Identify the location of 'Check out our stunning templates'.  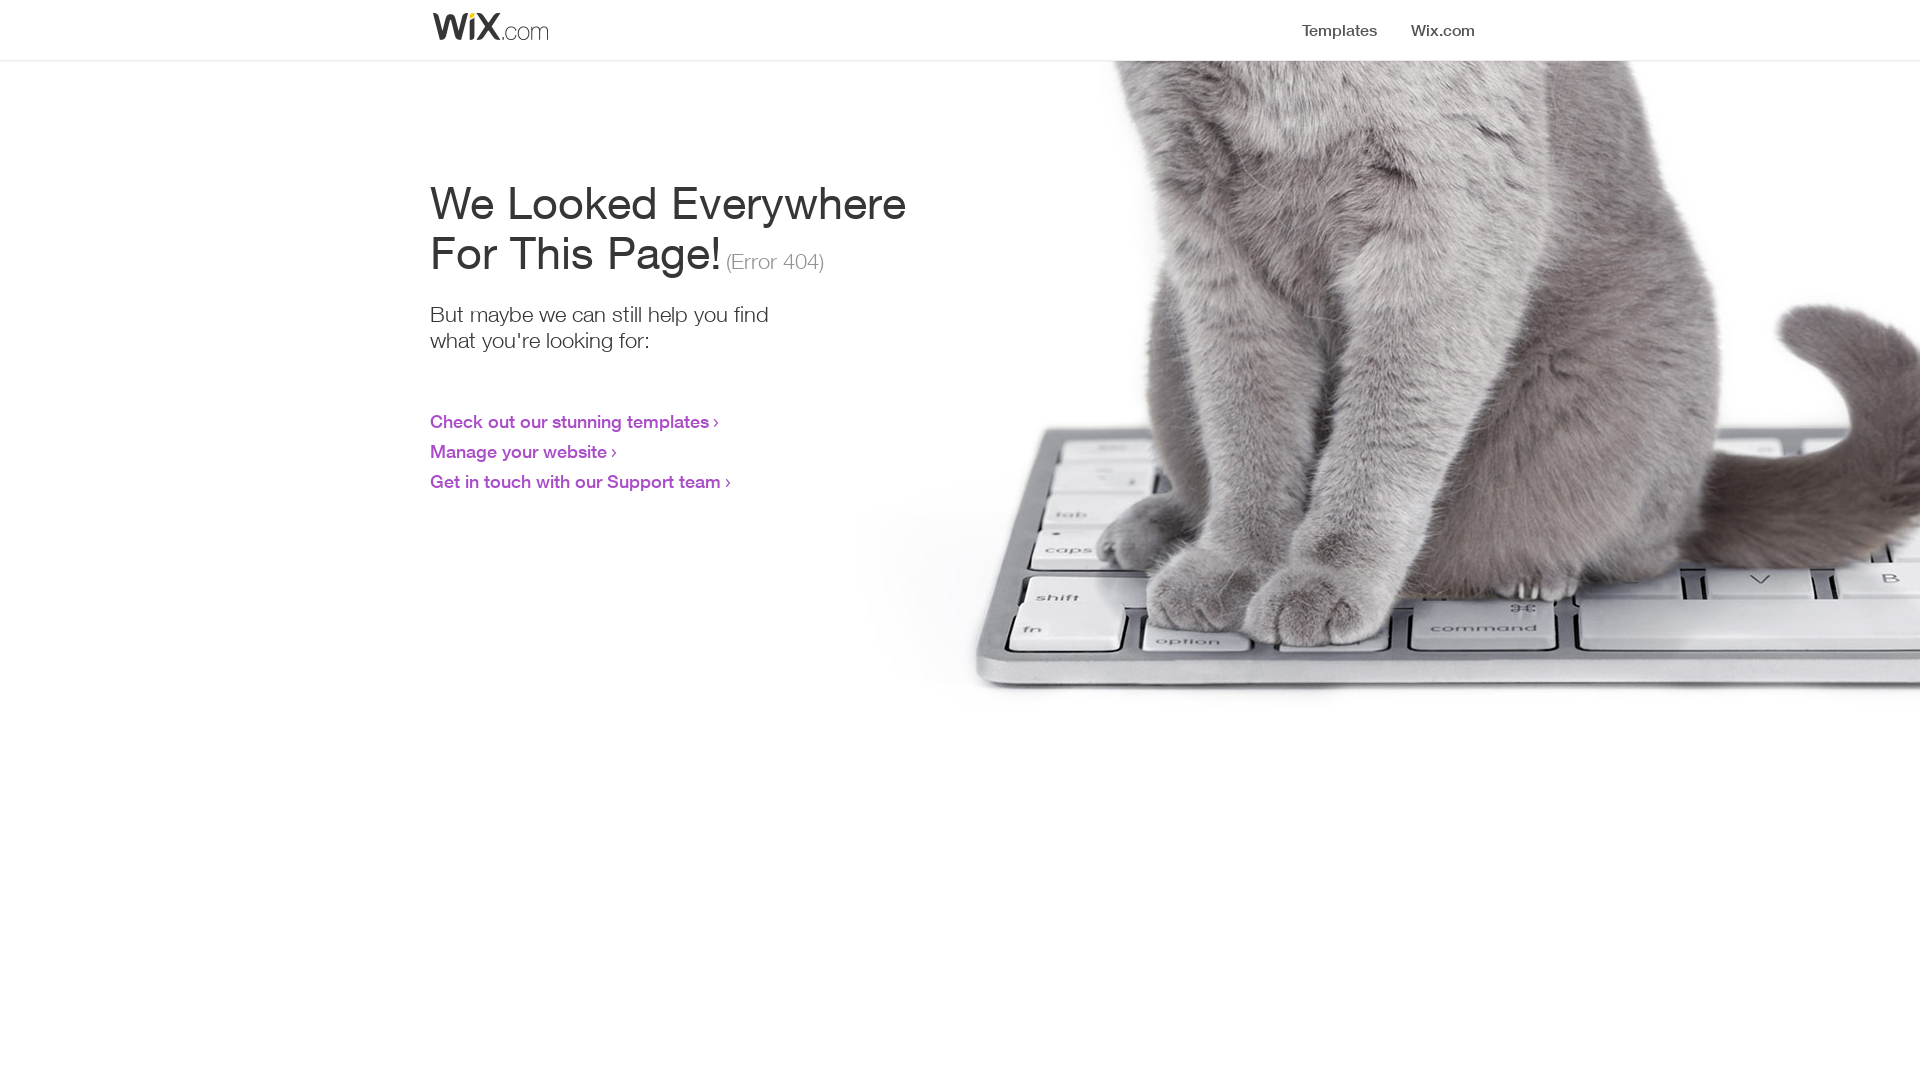
(568, 419).